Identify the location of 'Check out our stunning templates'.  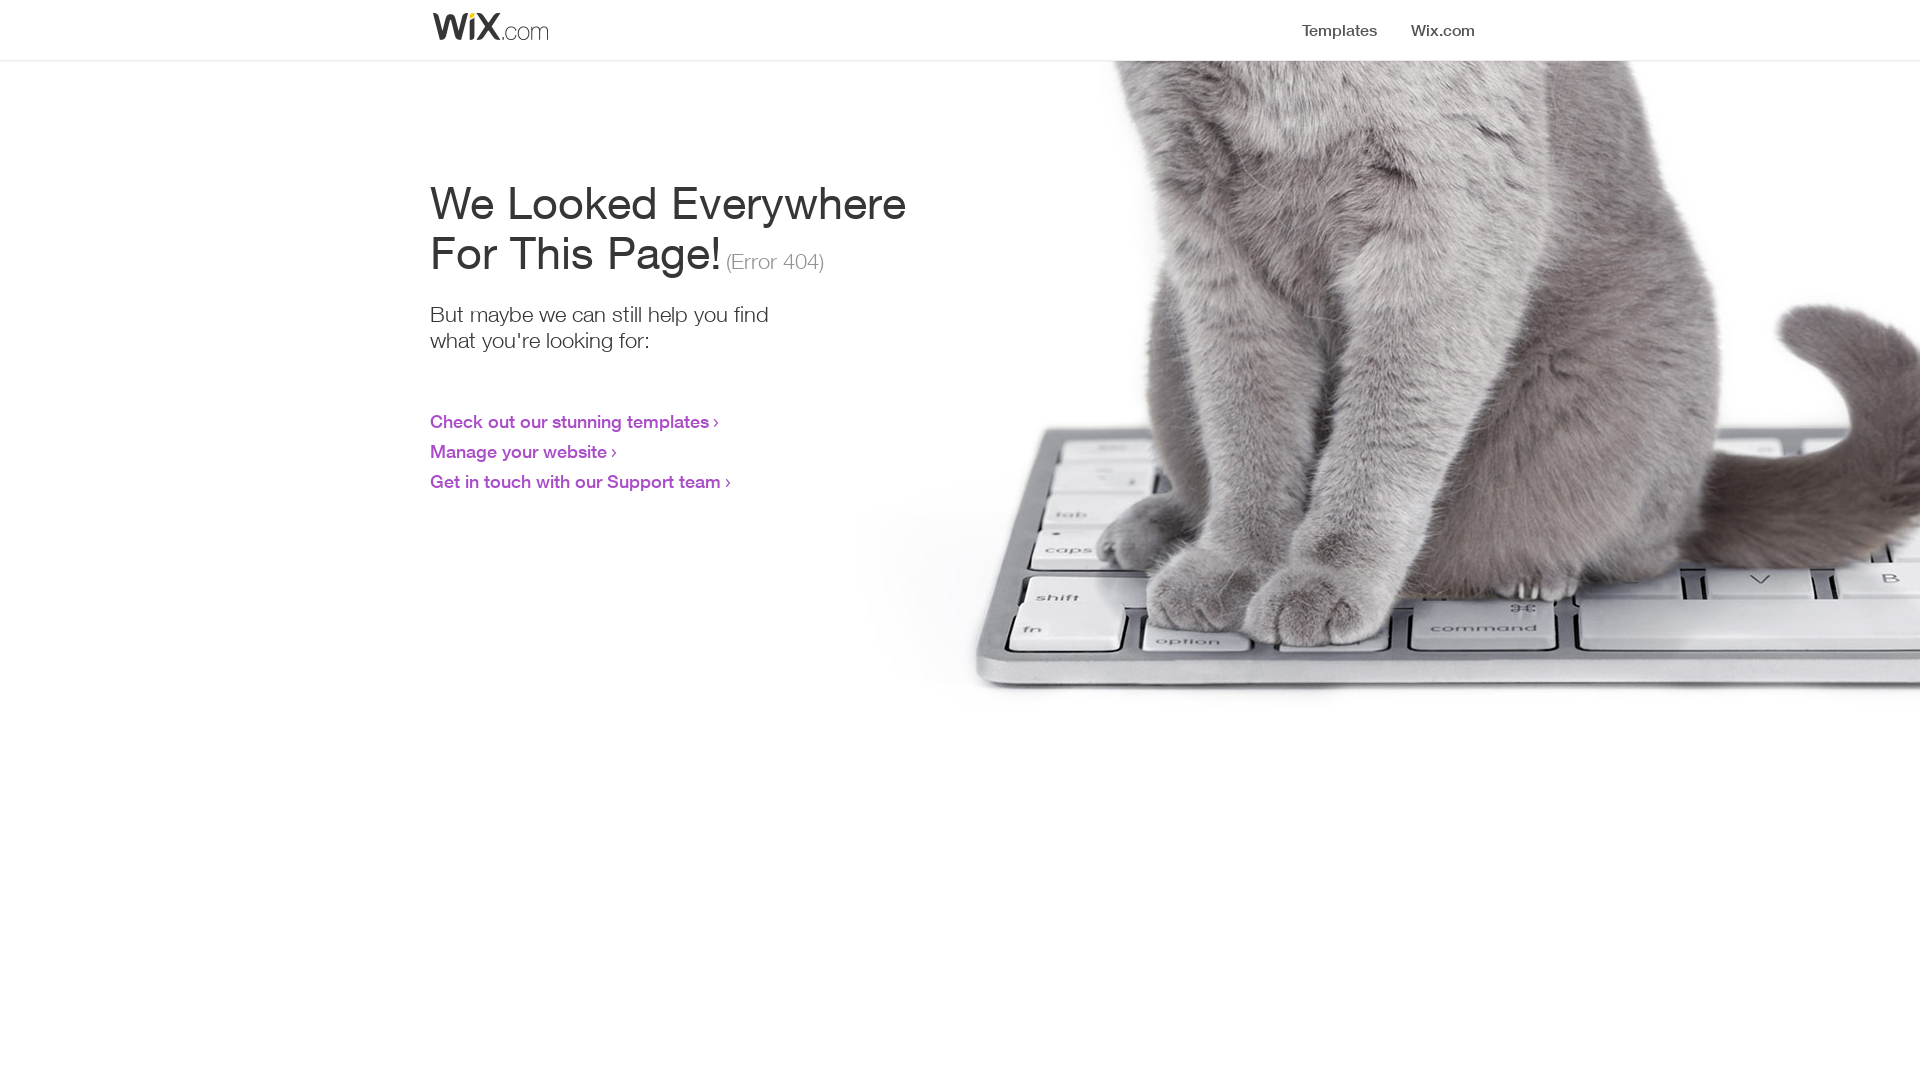
(568, 419).